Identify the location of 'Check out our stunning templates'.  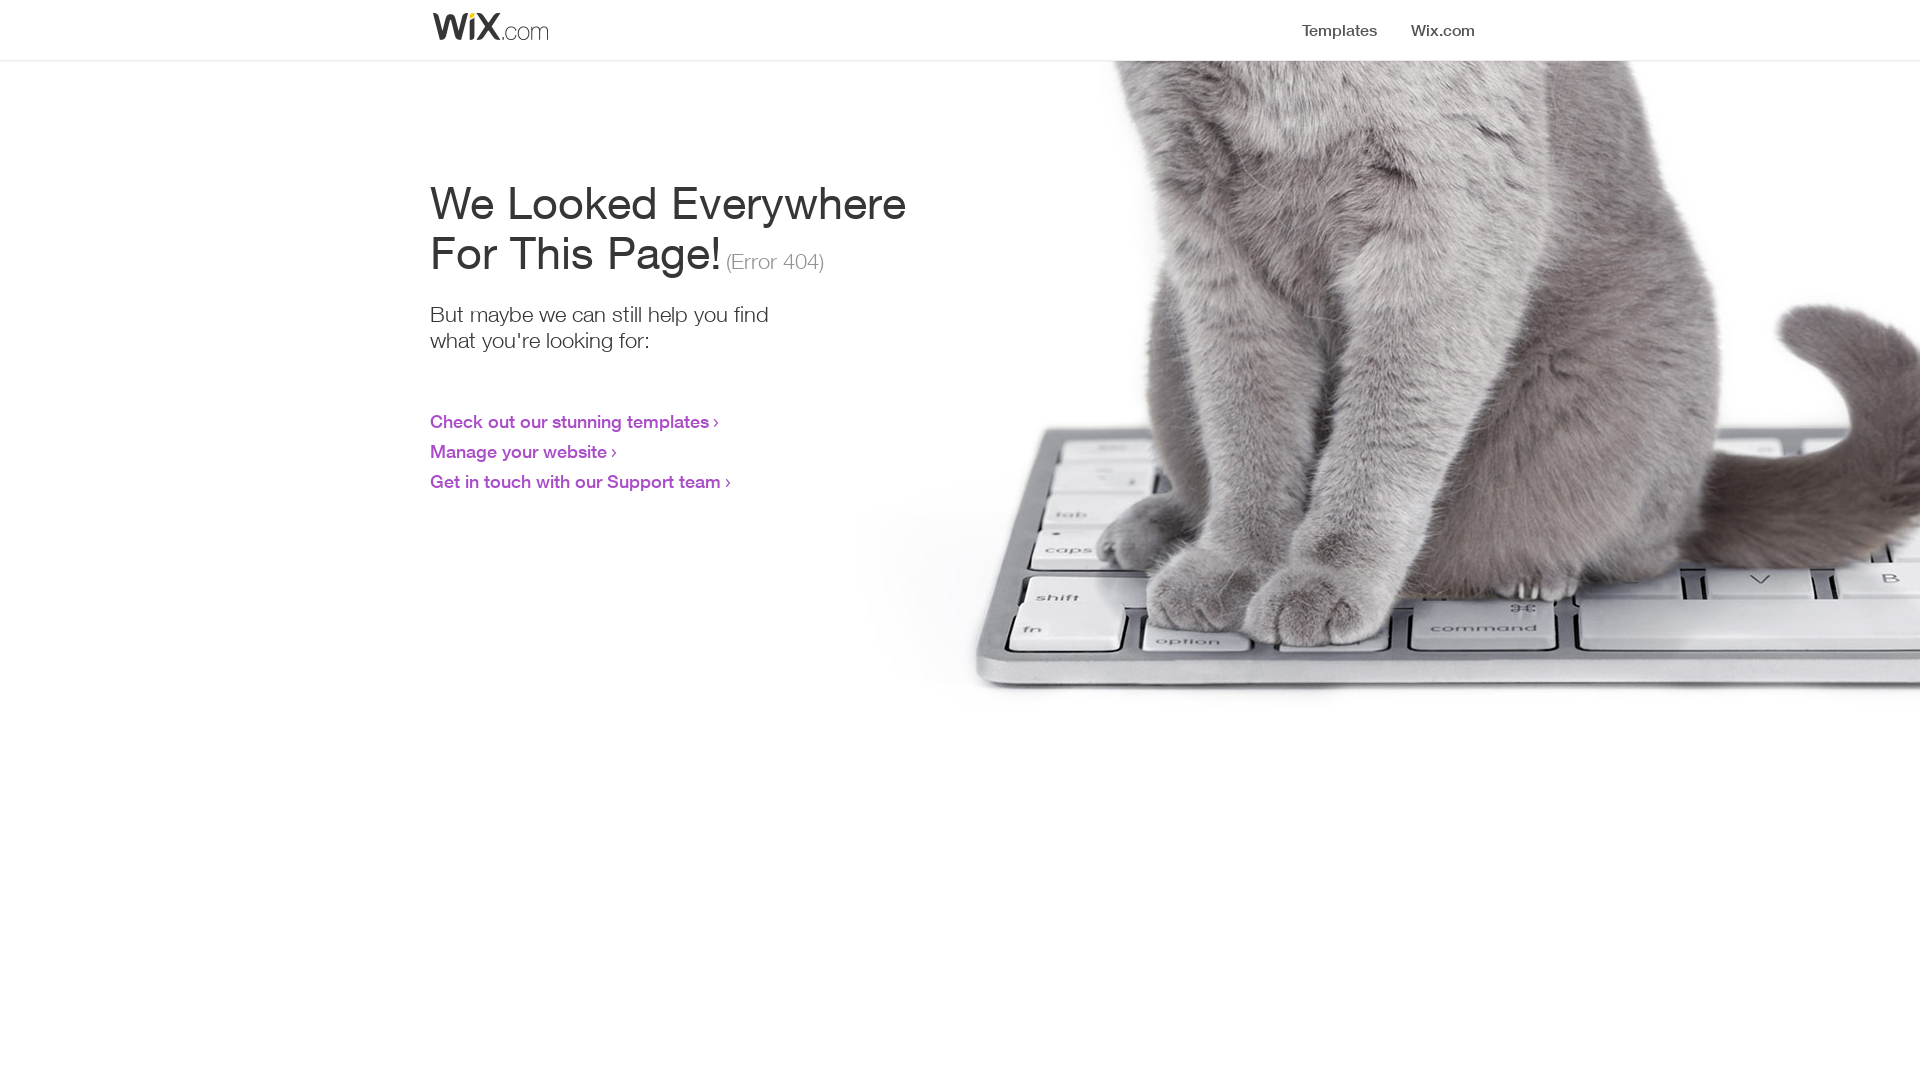
(568, 419).